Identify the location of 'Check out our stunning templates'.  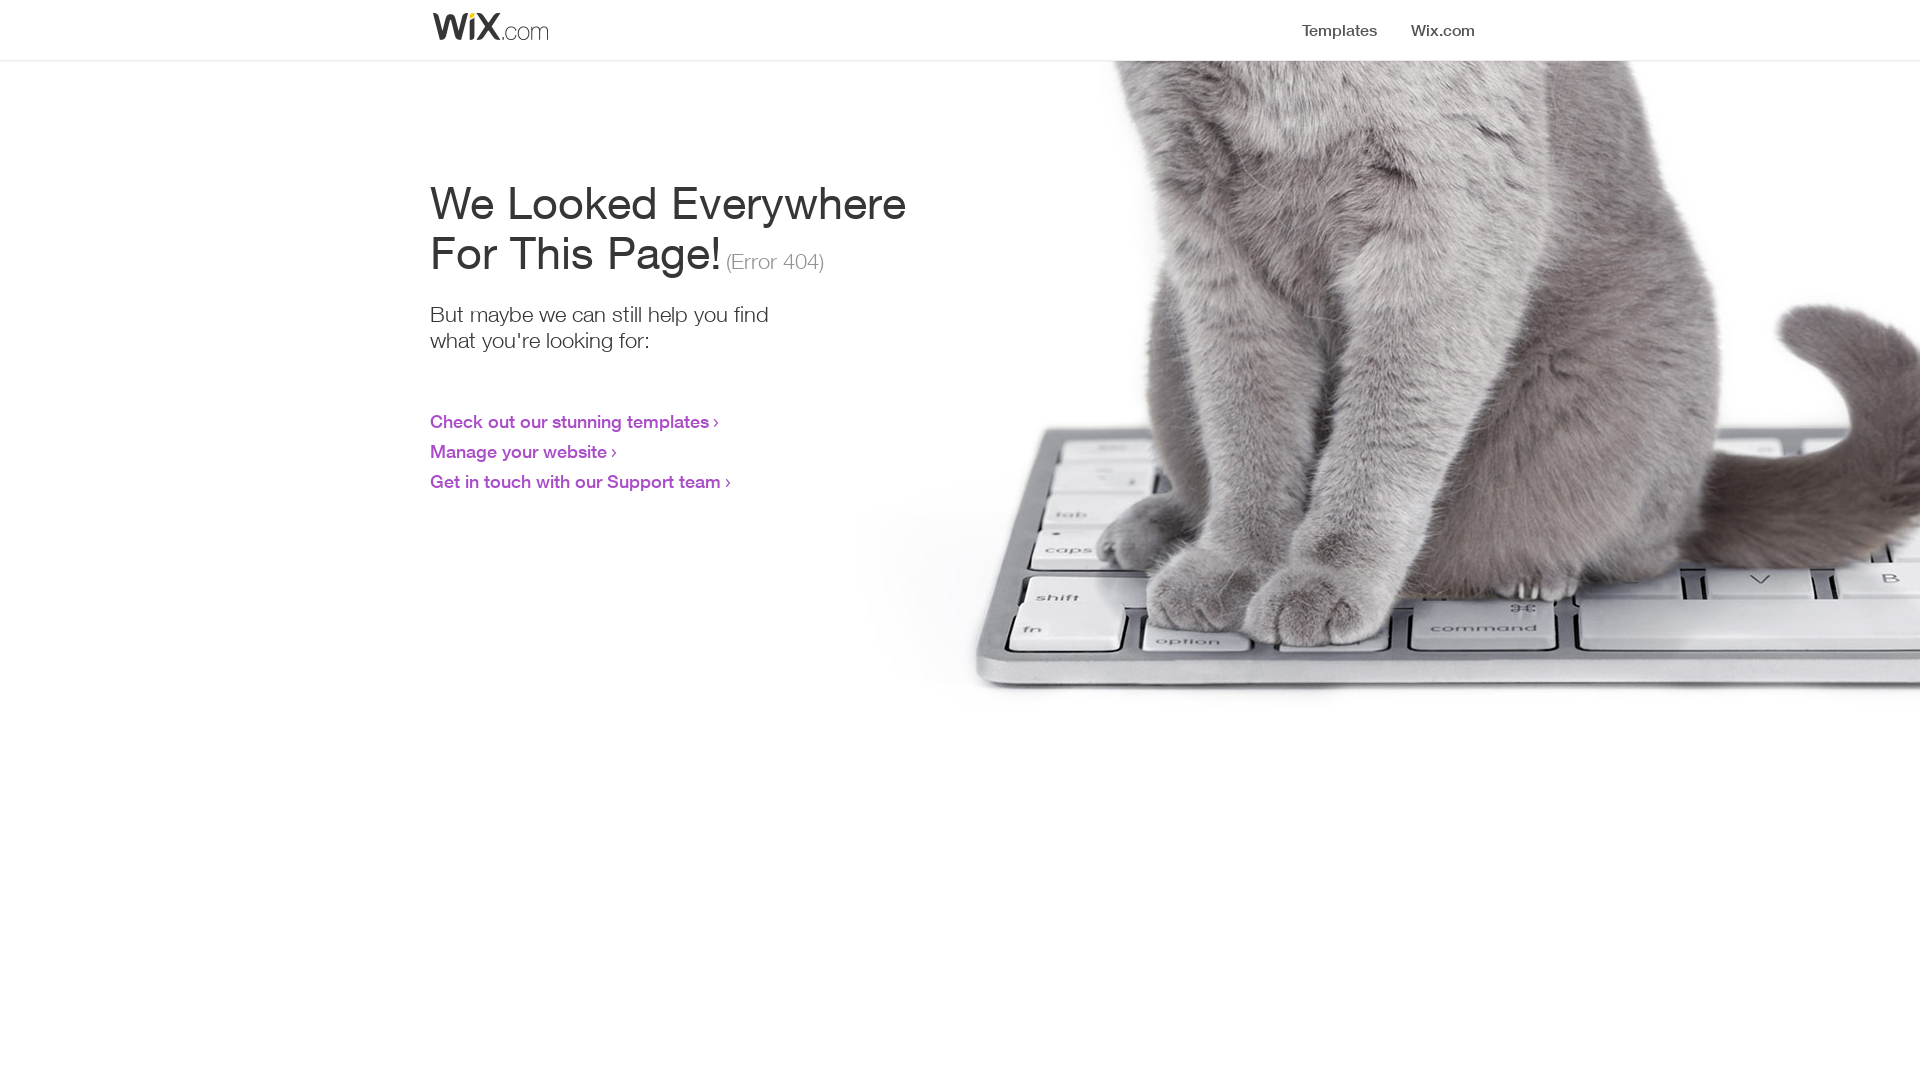
(568, 419).